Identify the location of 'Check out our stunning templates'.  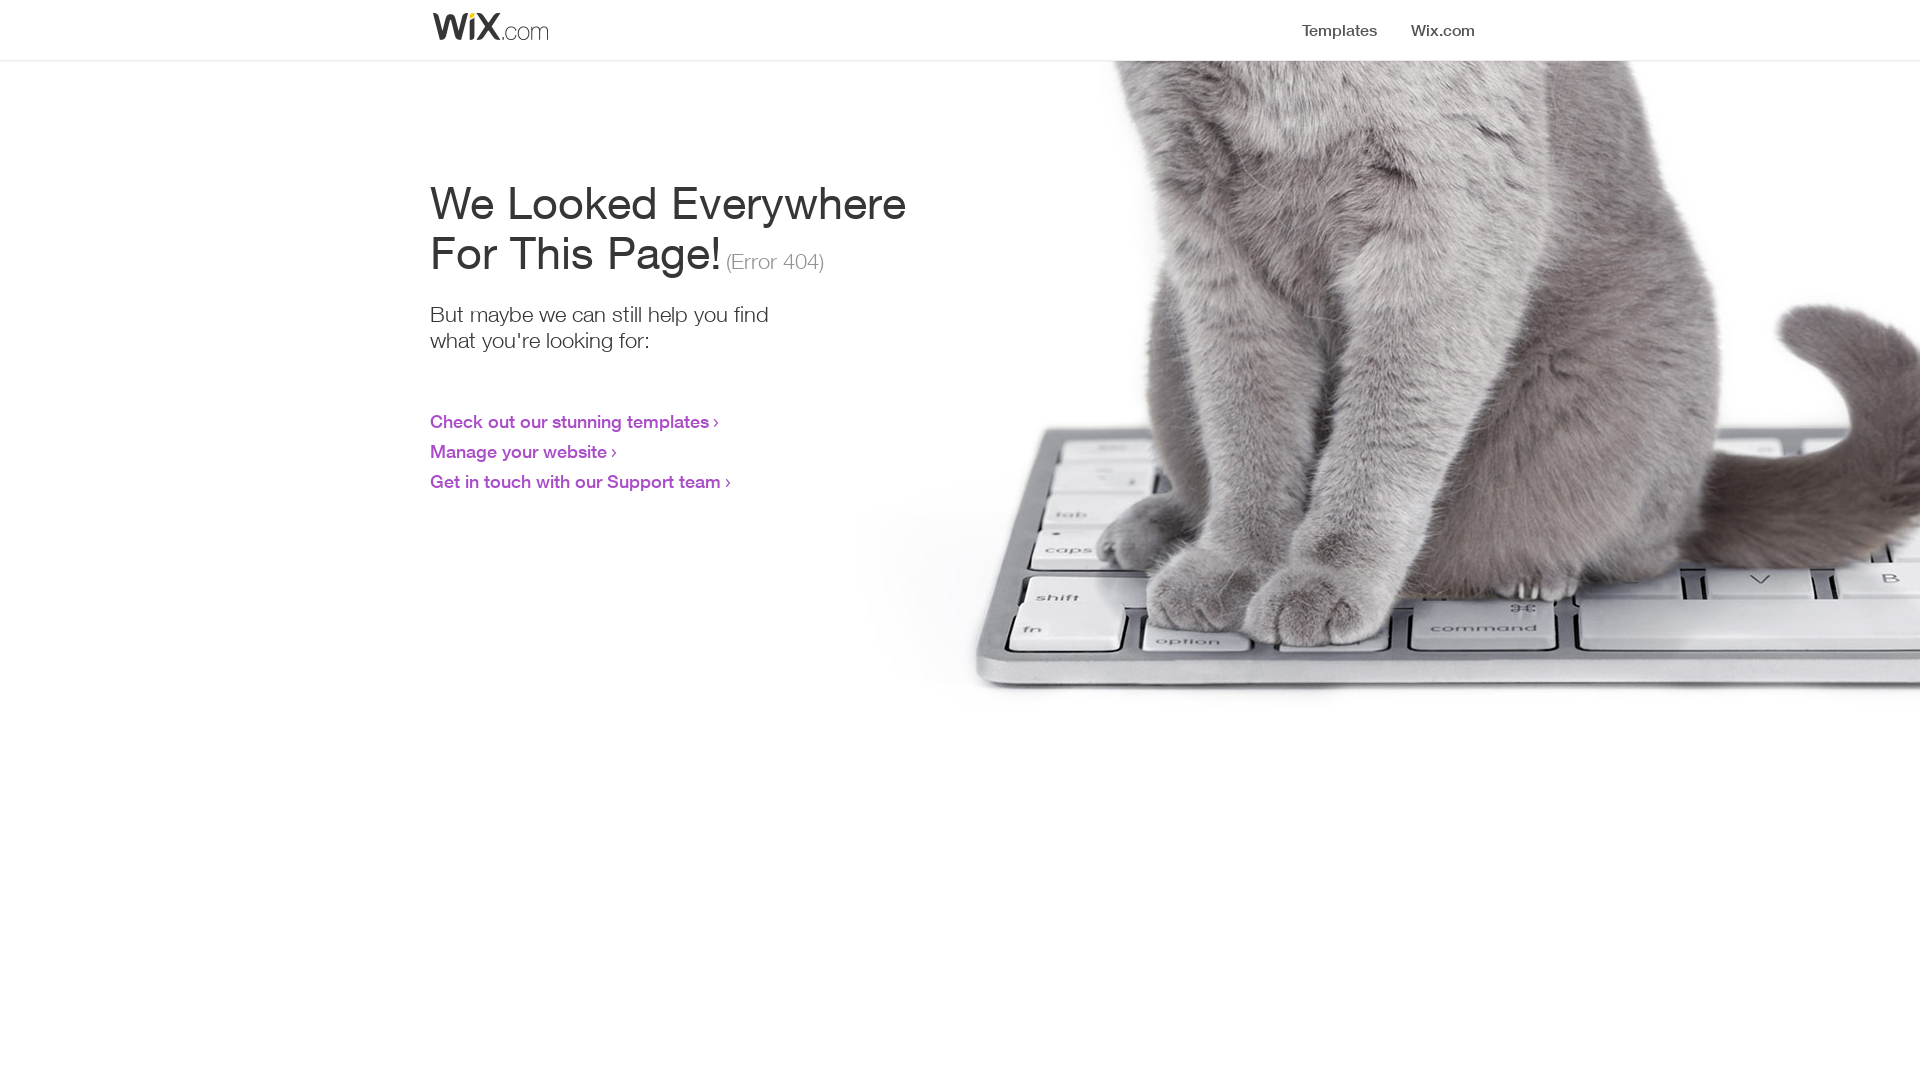
(568, 419).